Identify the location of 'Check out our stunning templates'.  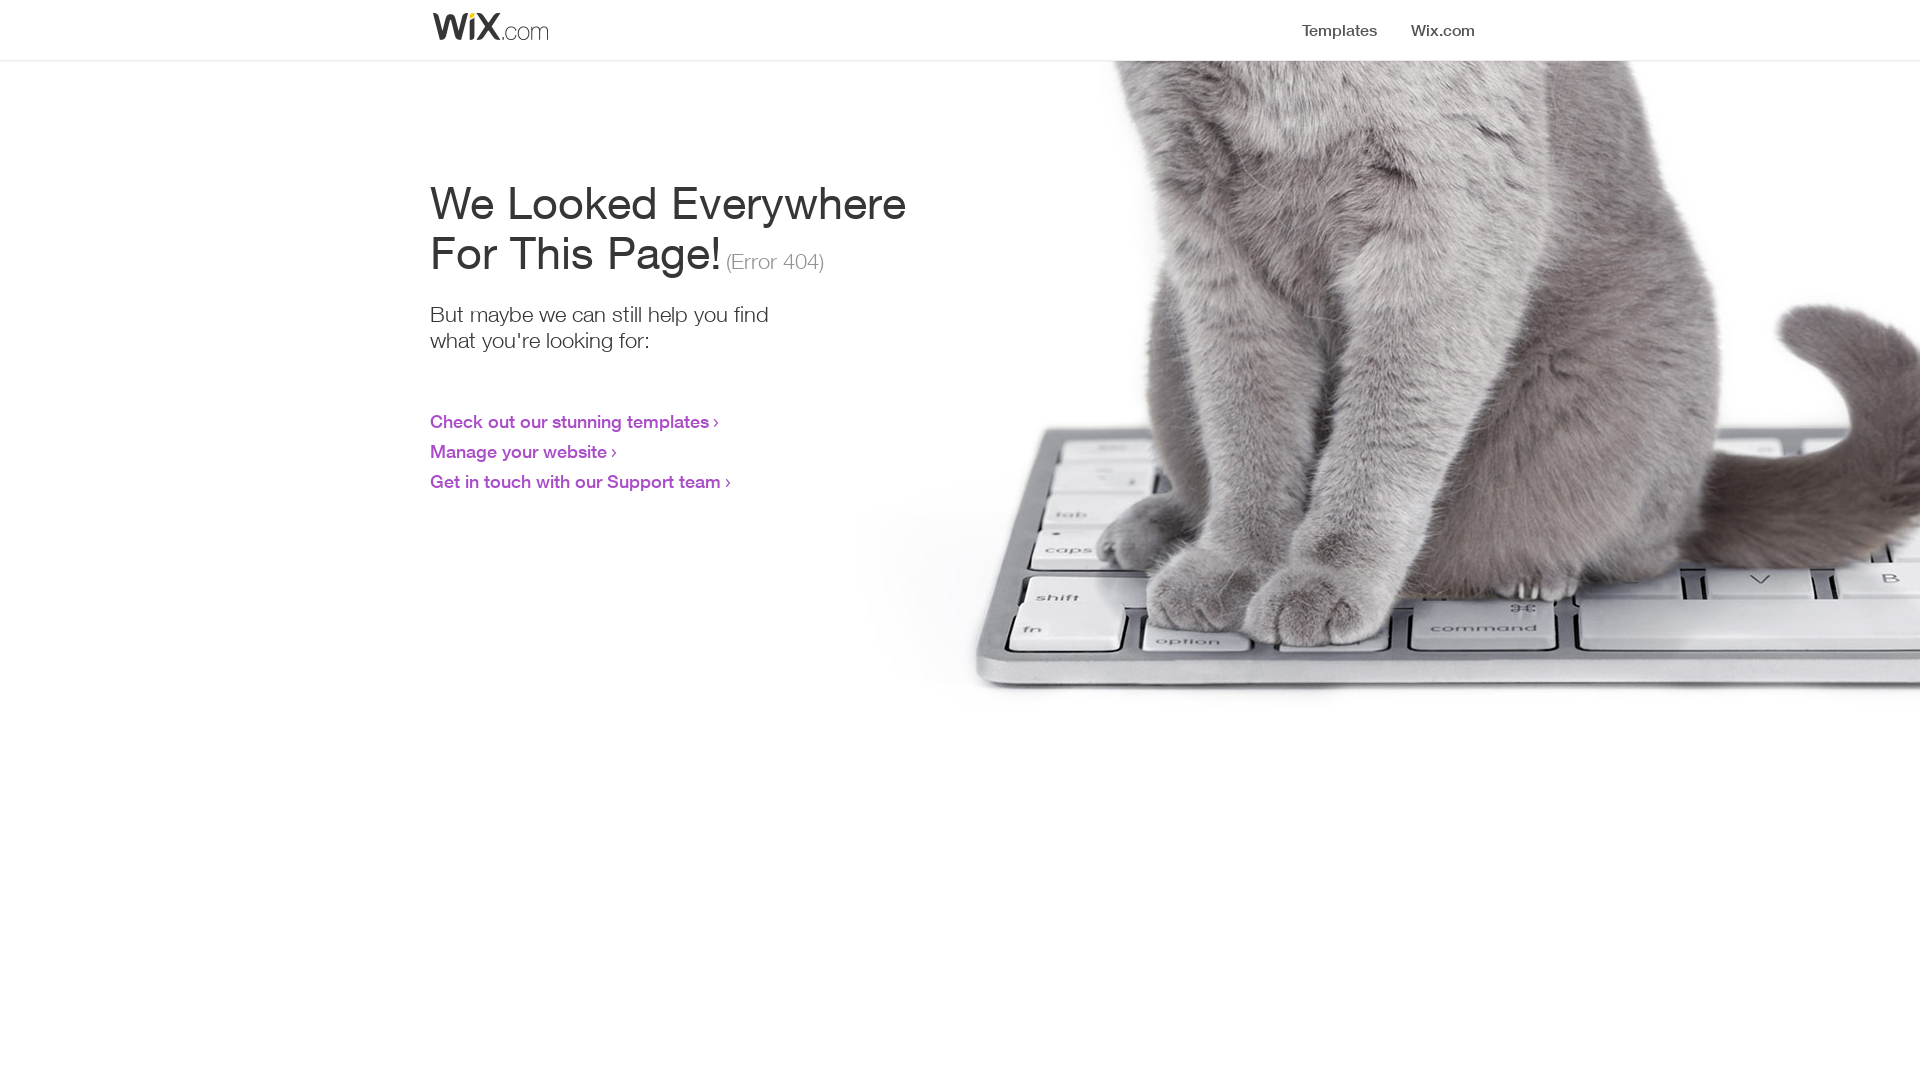
(568, 419).